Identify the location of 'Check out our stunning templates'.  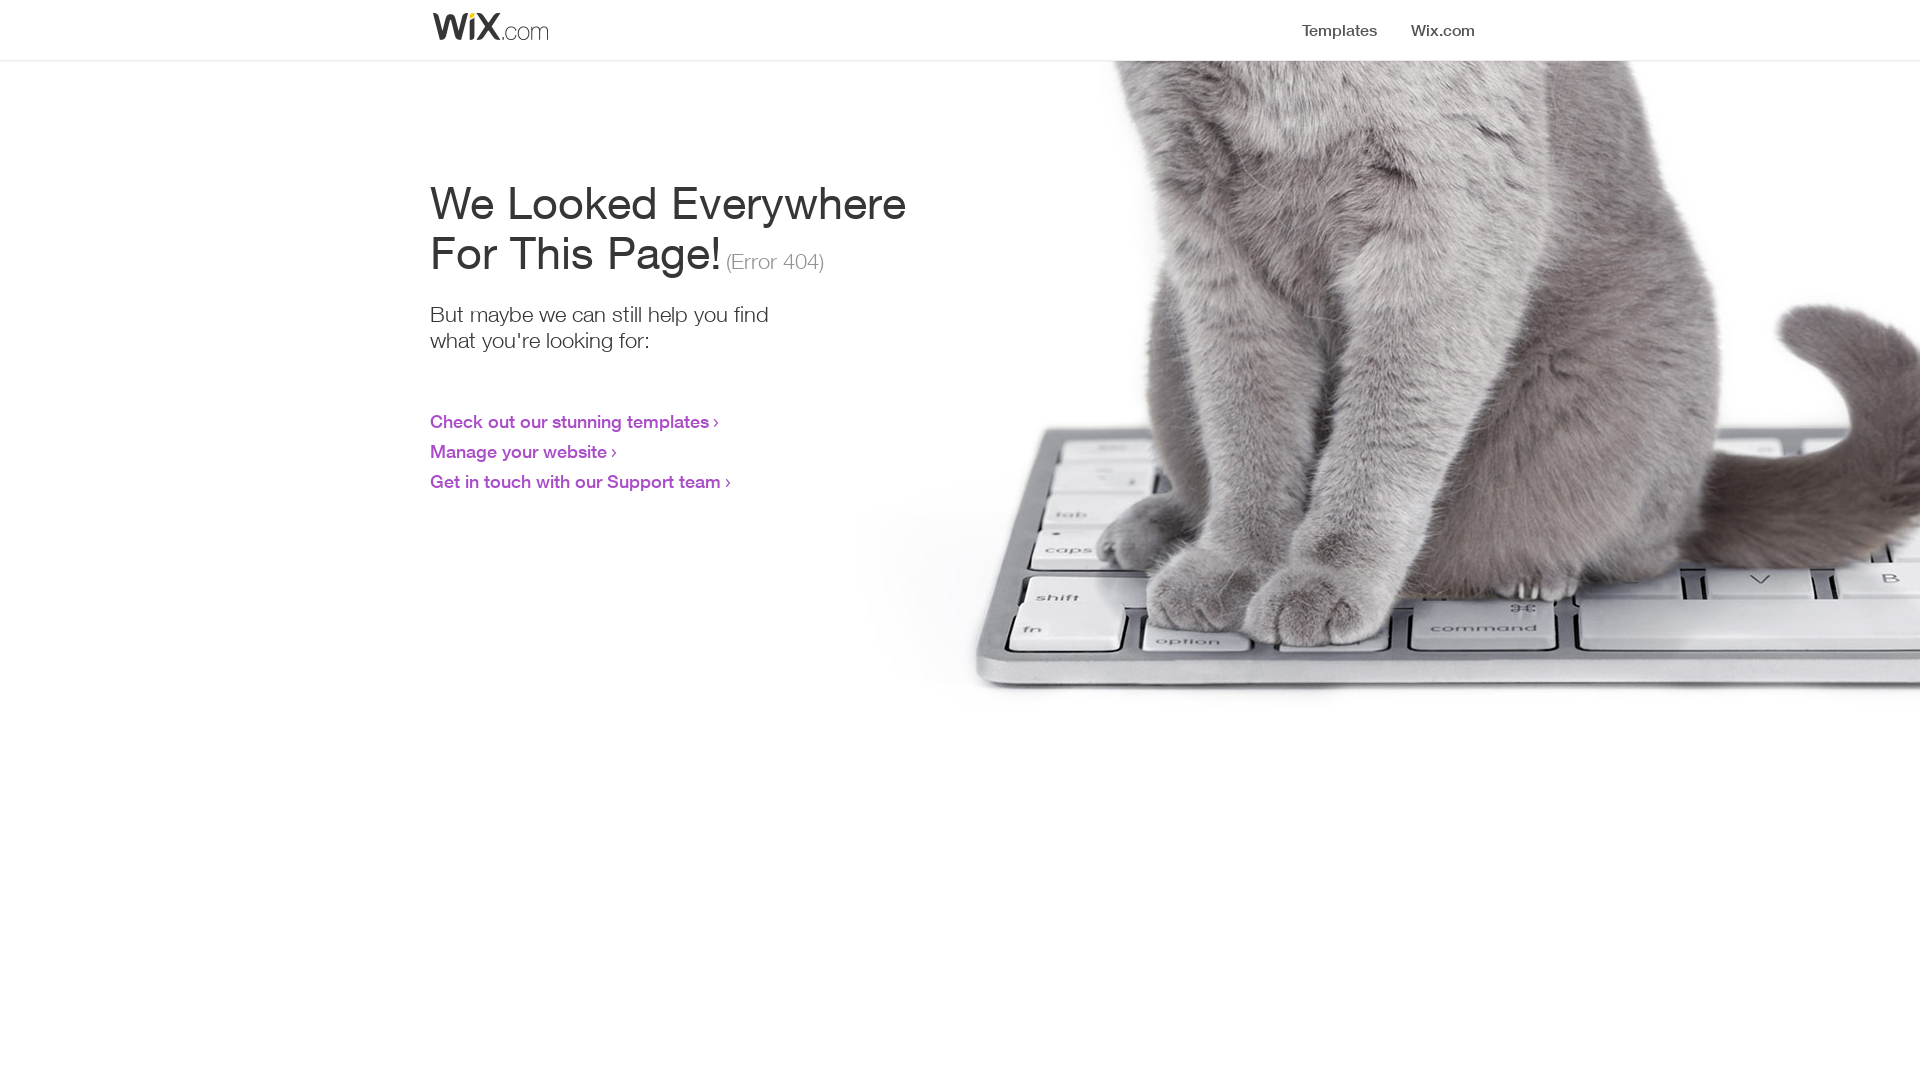
(568, 419).